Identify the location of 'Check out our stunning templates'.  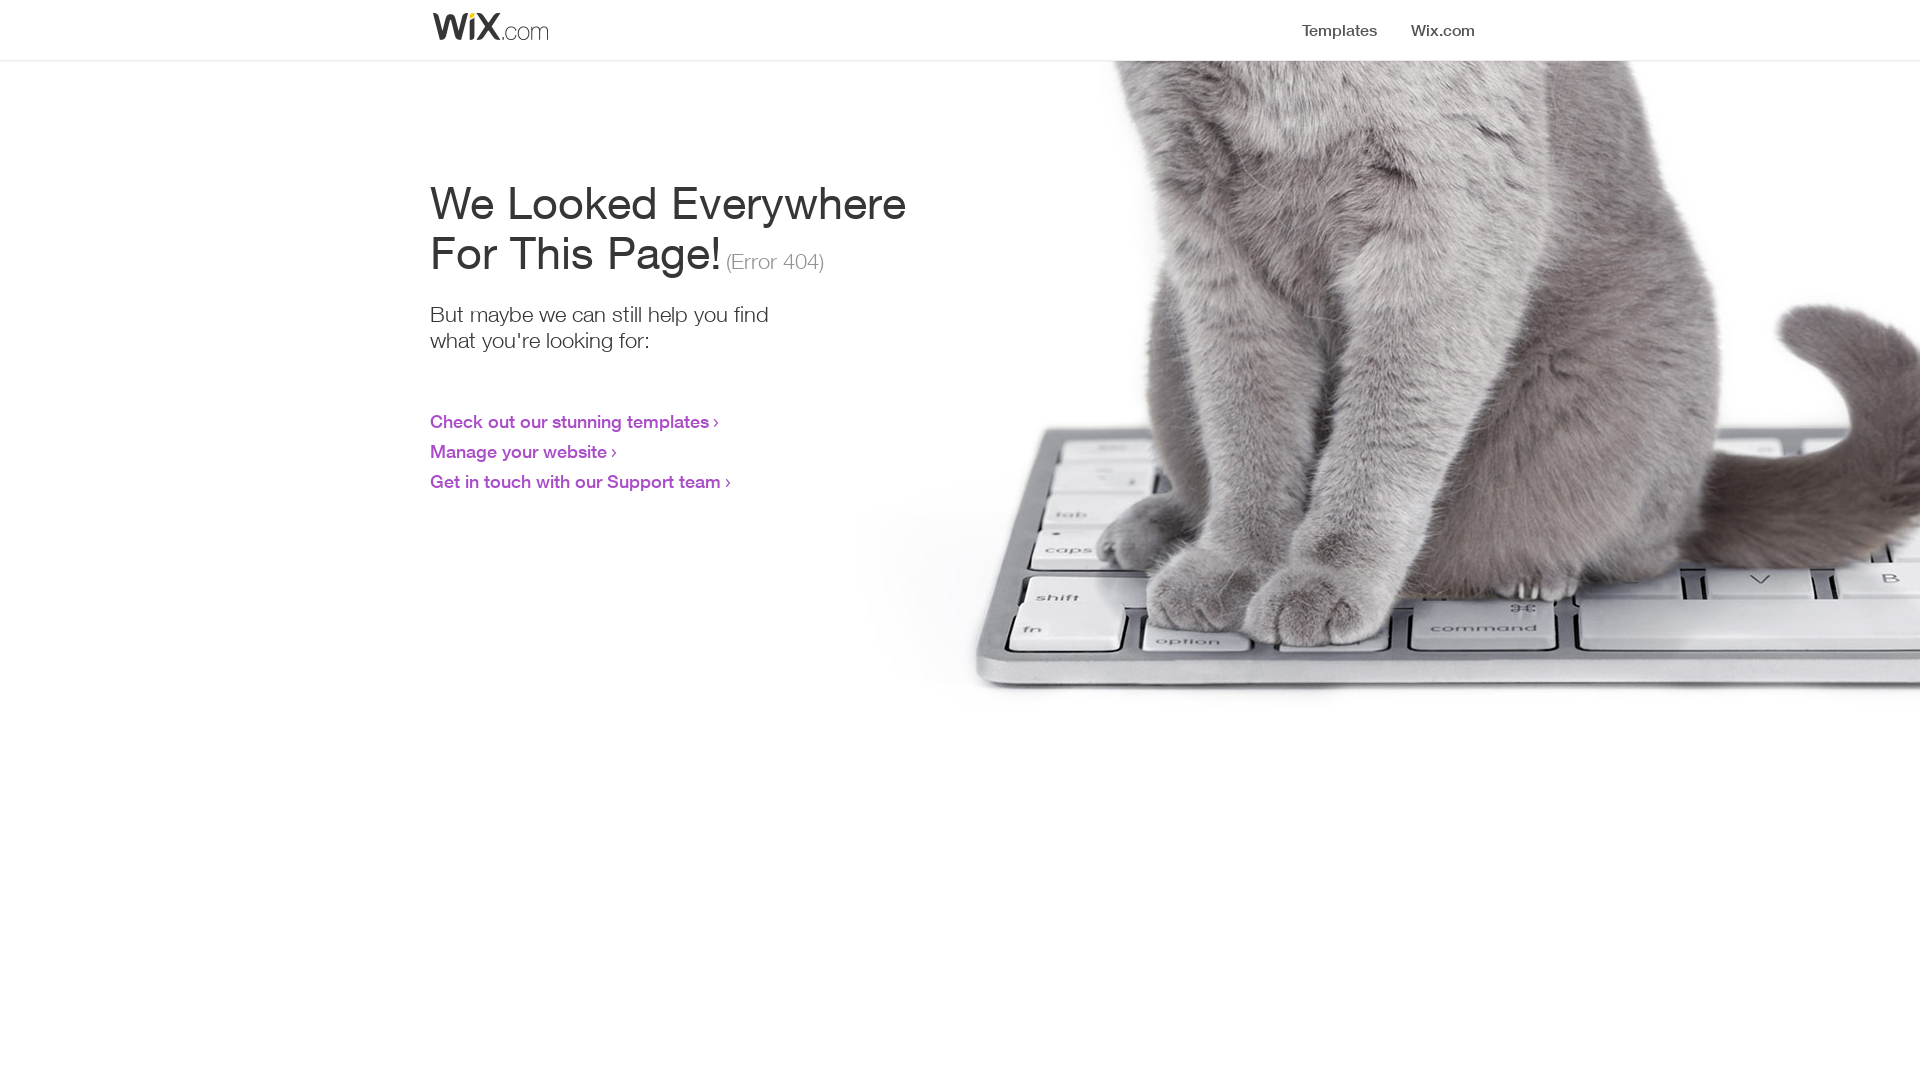
(568, 419).